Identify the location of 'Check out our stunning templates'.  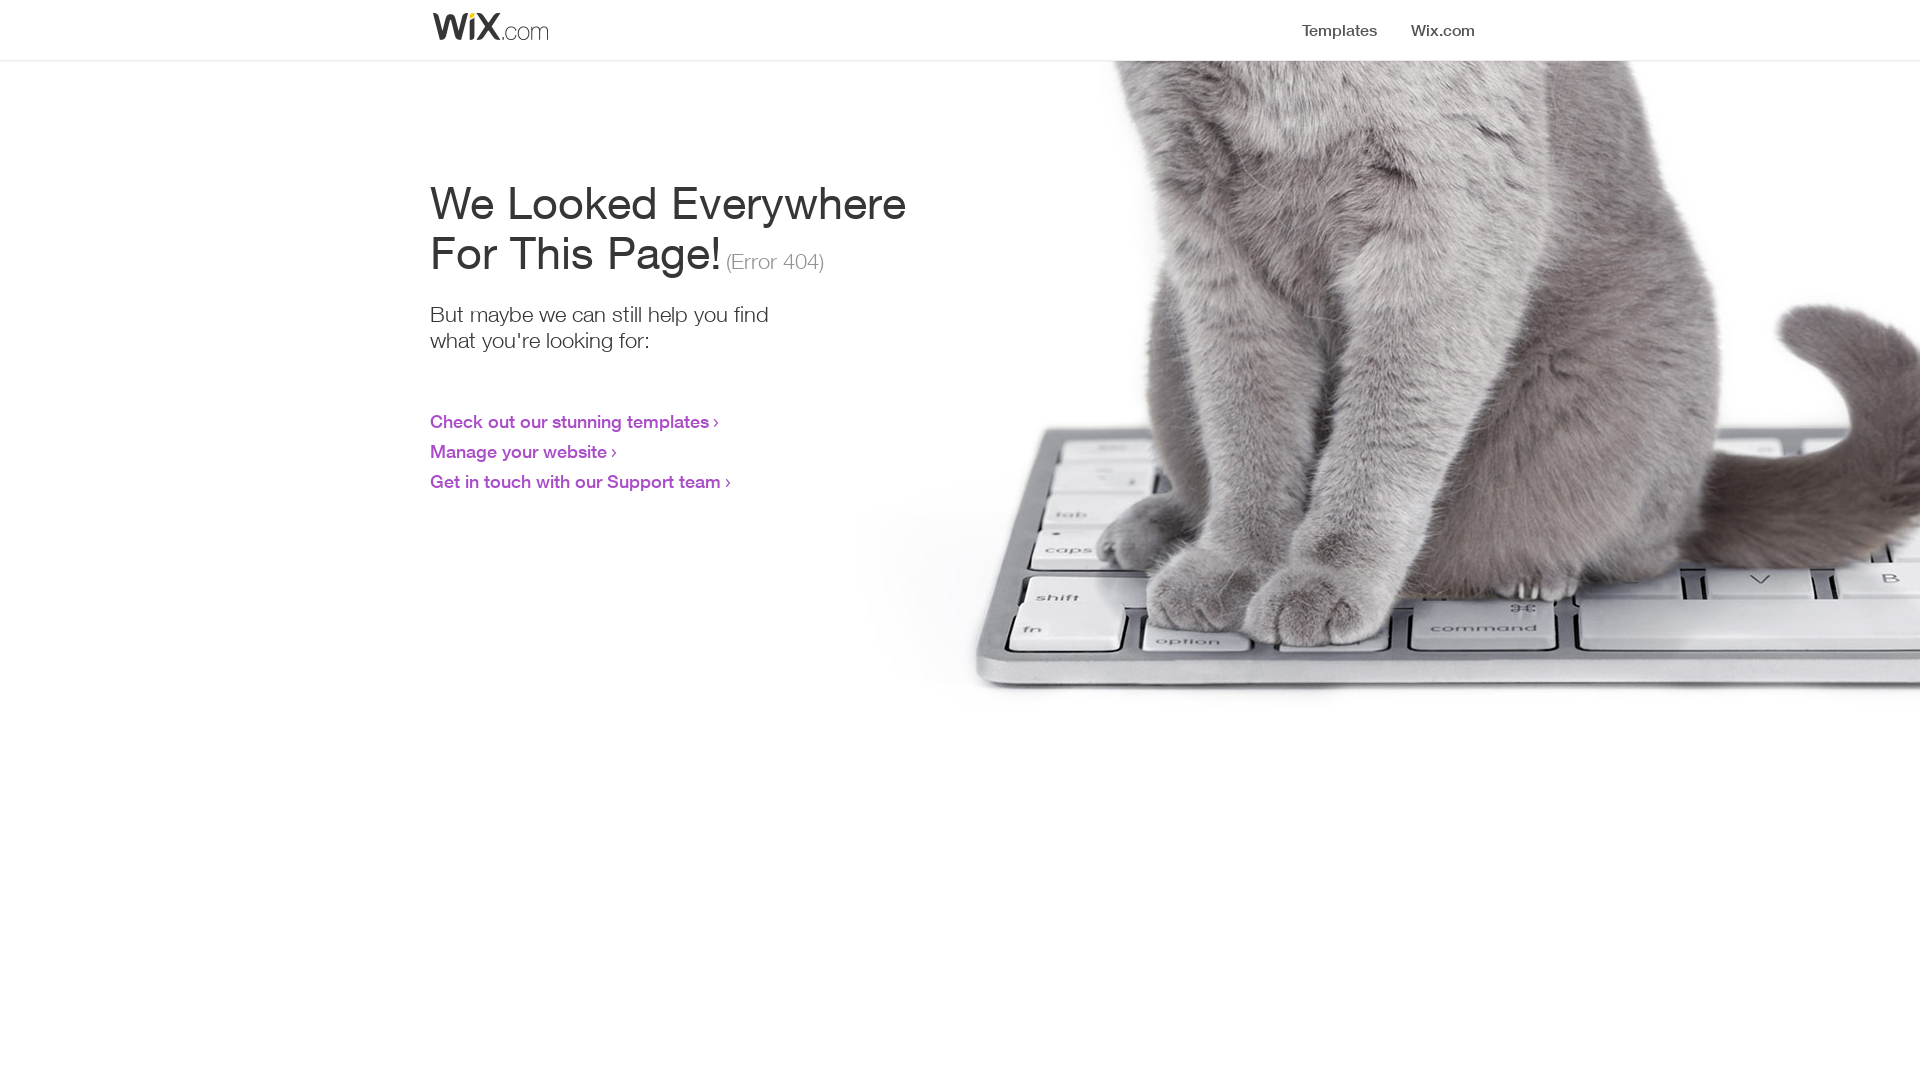
(568, 419).